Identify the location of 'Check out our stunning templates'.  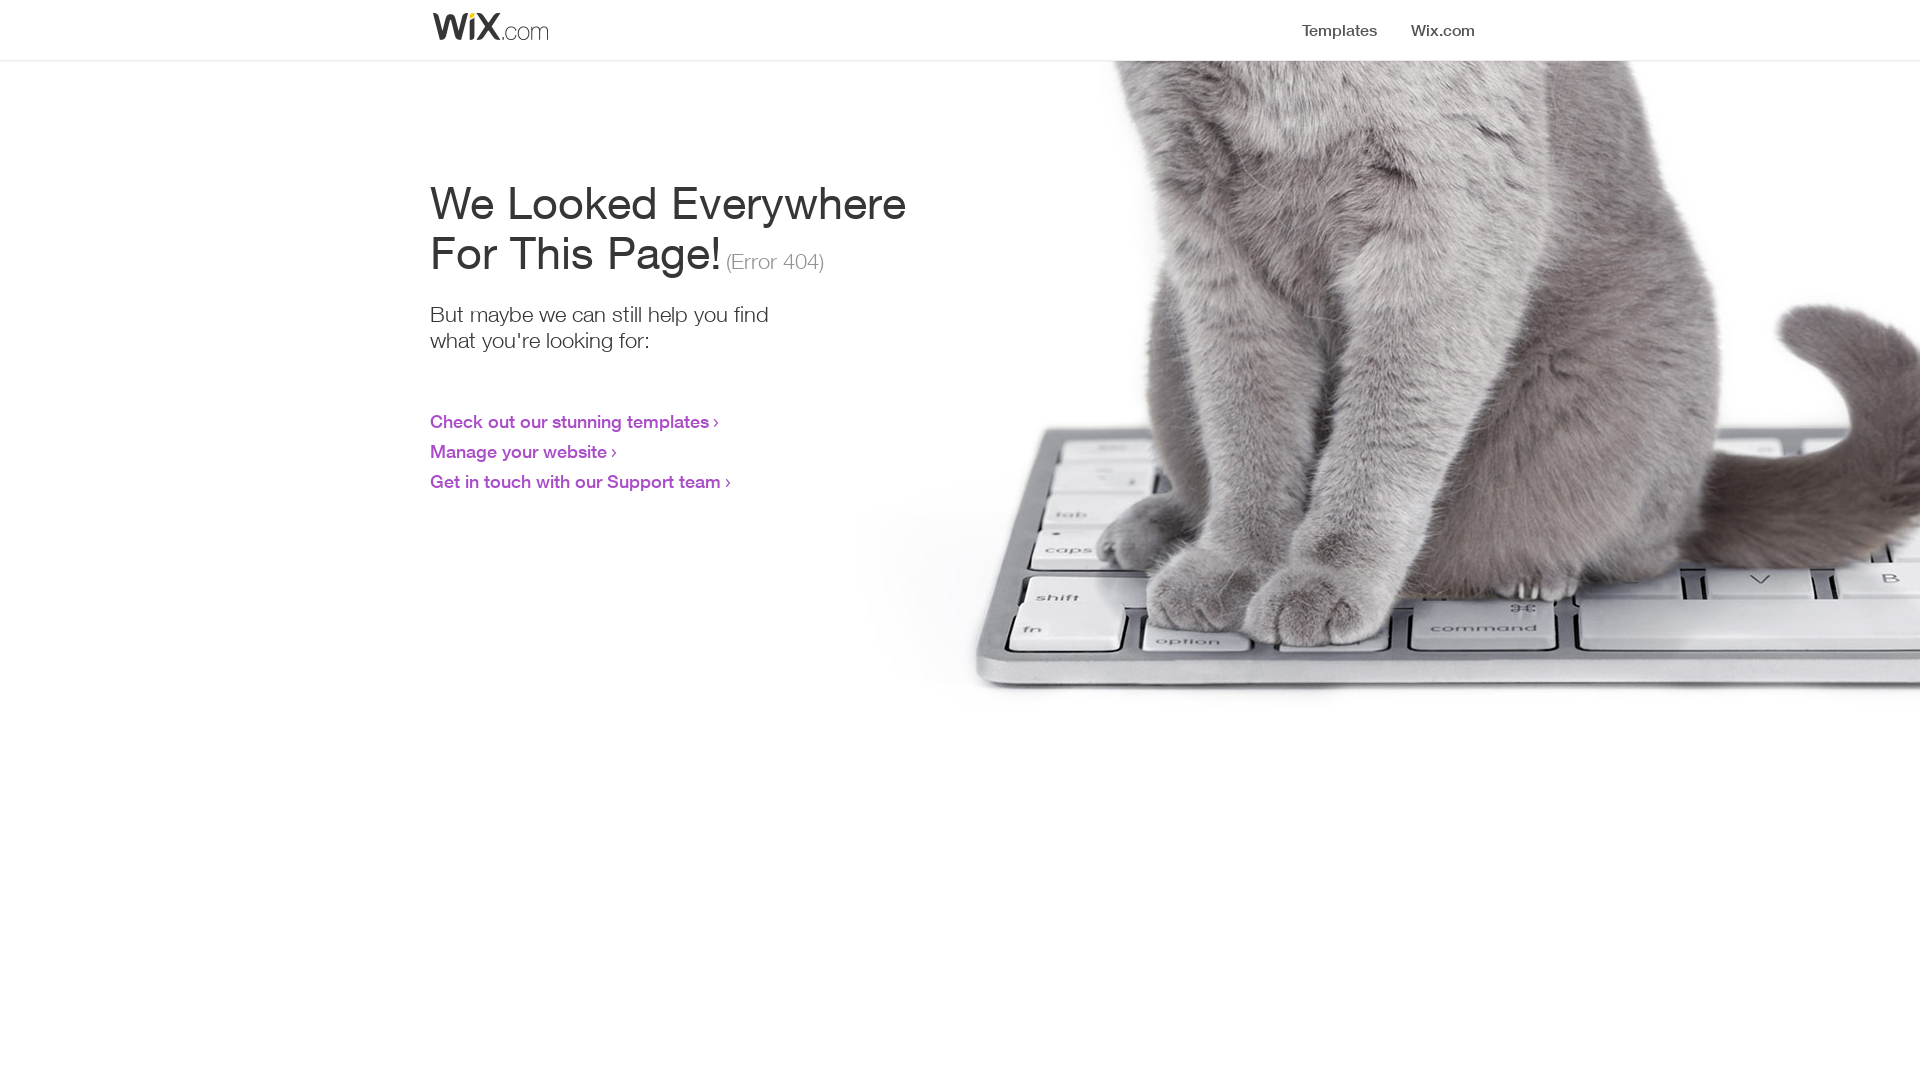
(568, 419).